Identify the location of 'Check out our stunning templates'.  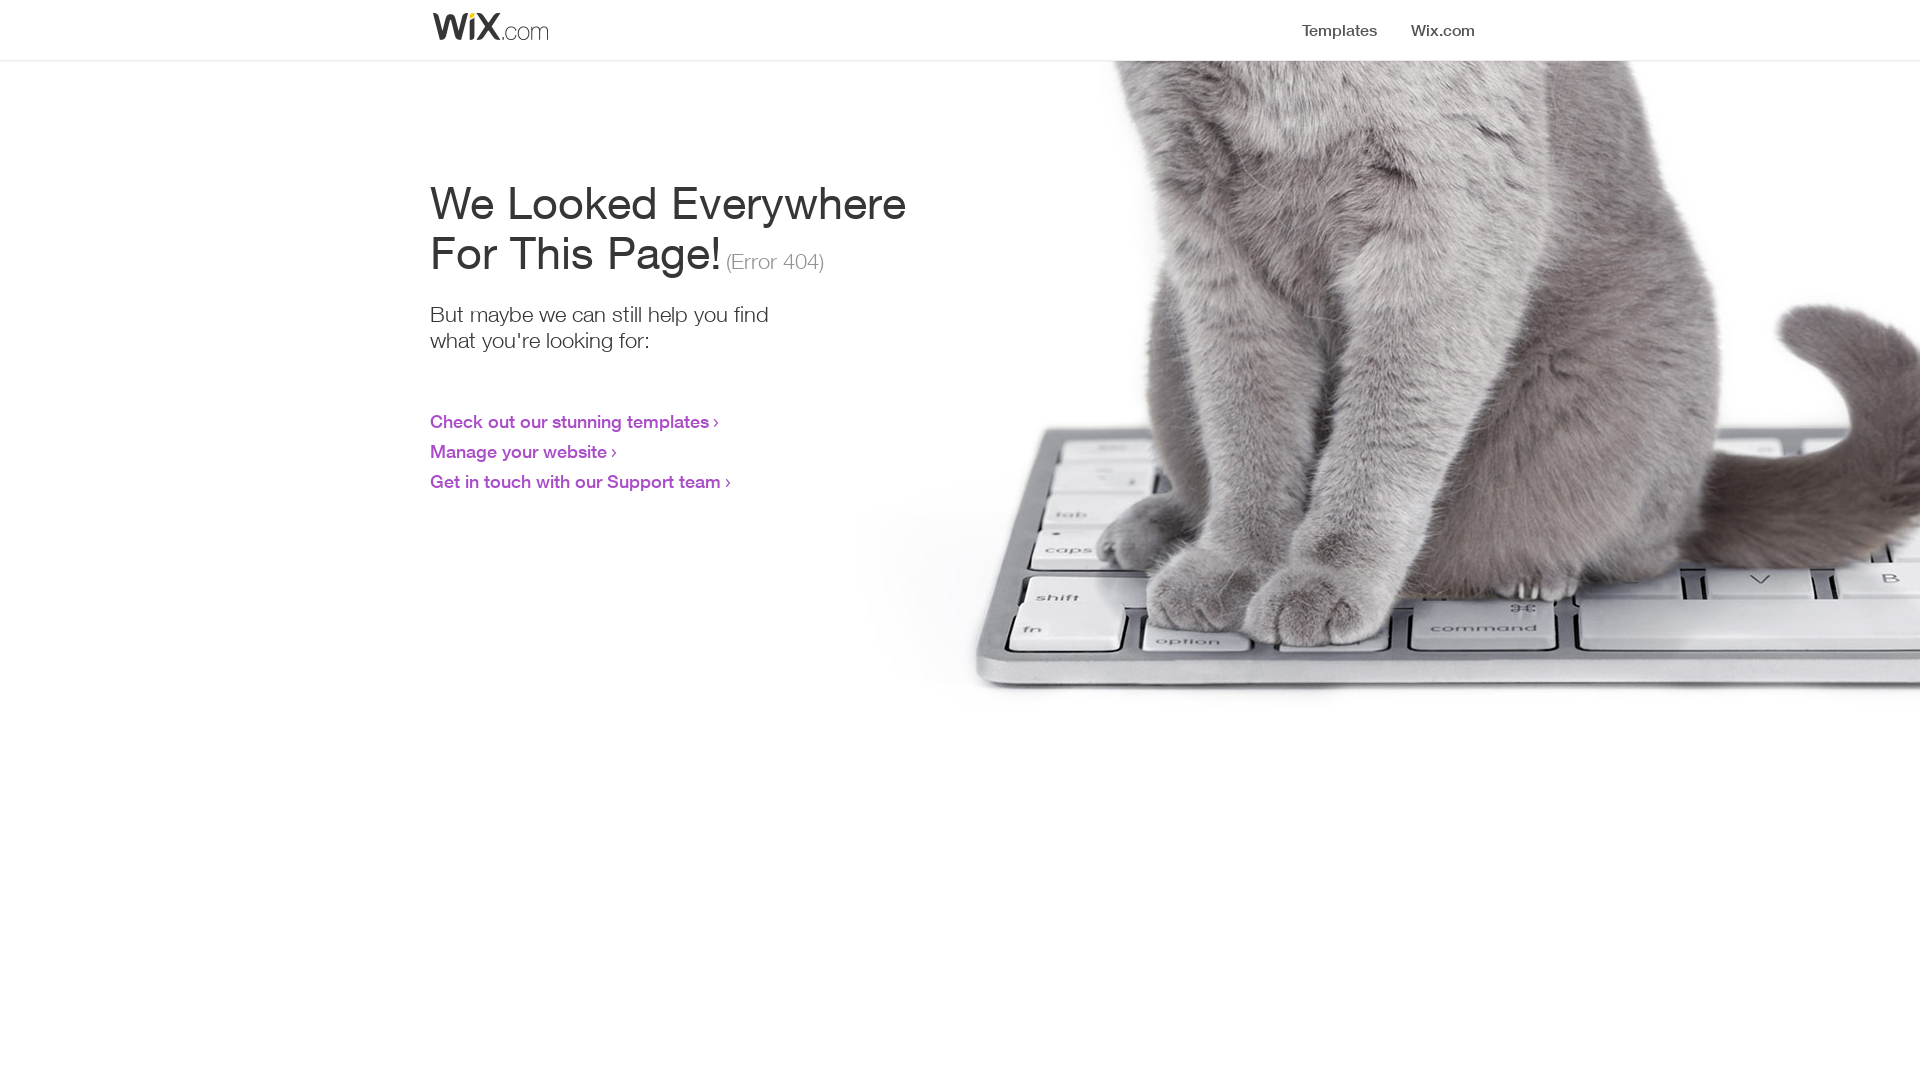
(568, 419).